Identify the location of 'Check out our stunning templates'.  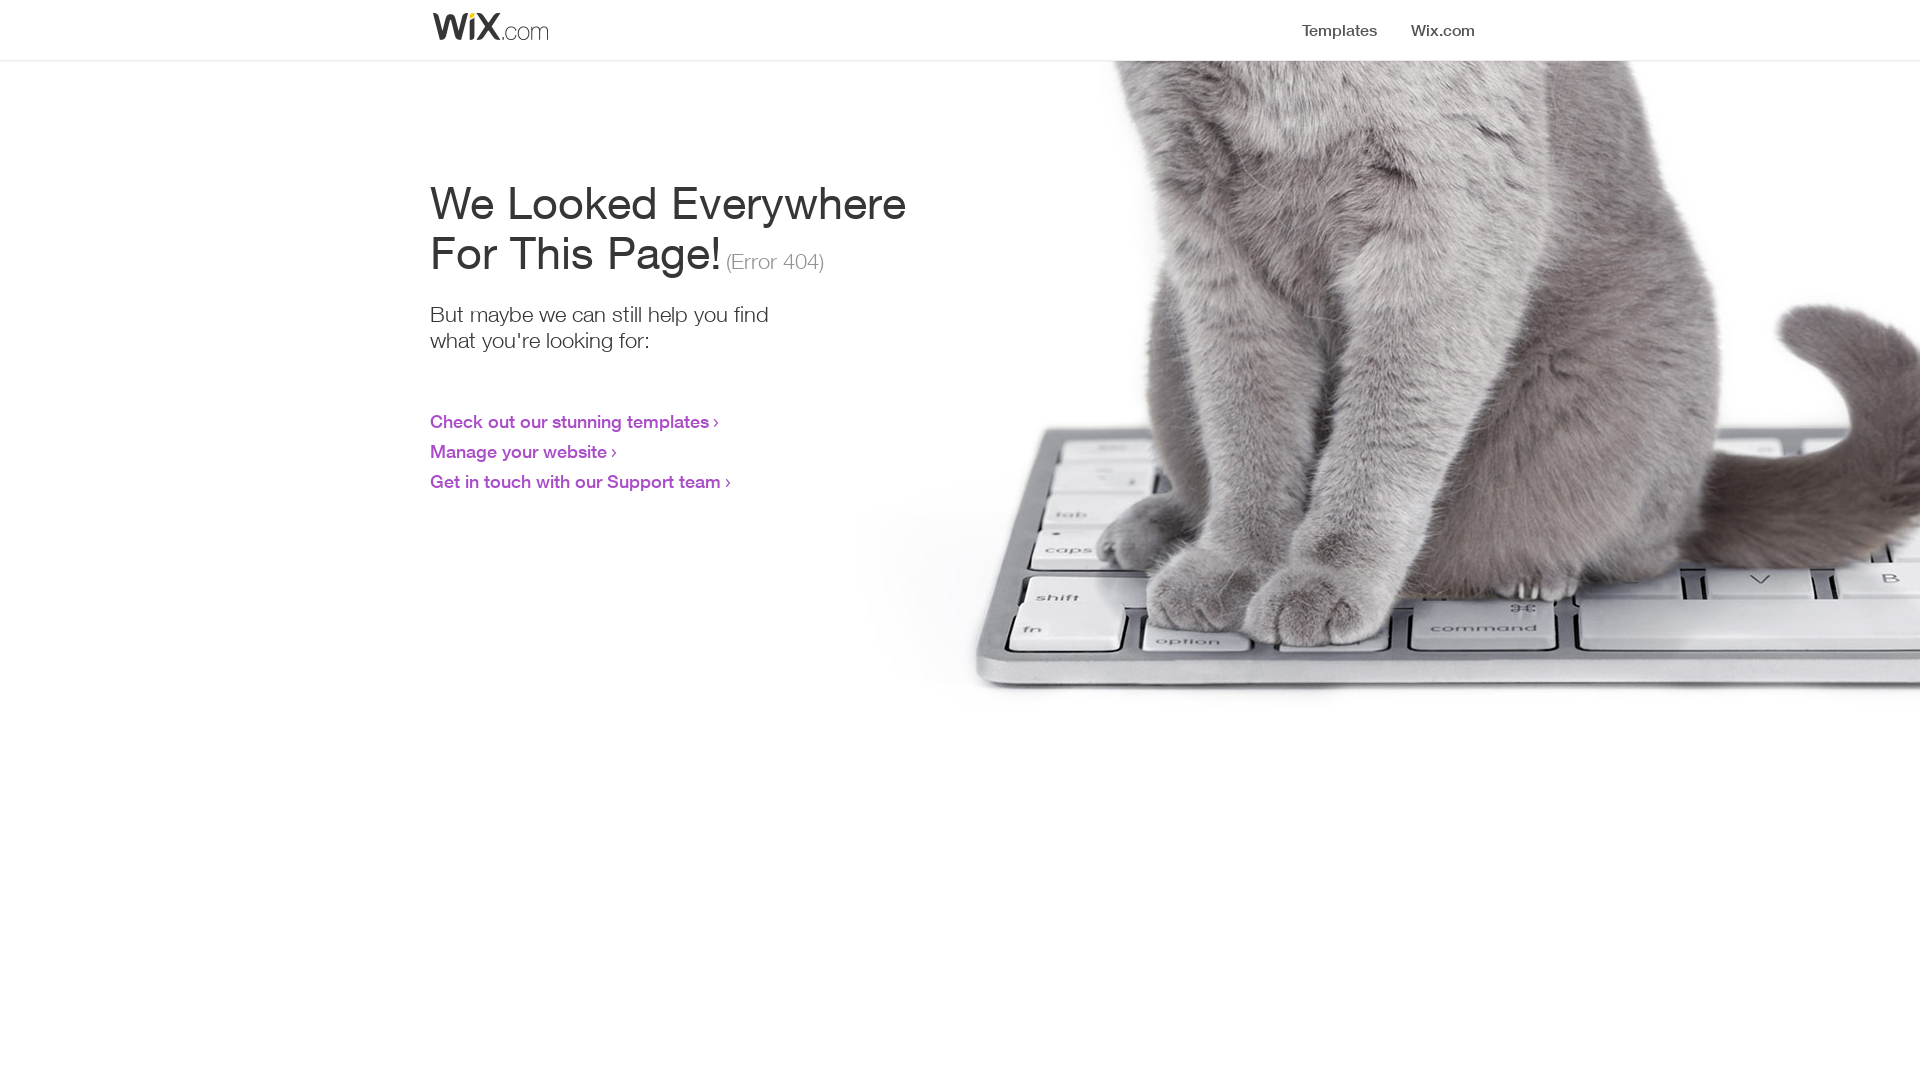
(568, 419).